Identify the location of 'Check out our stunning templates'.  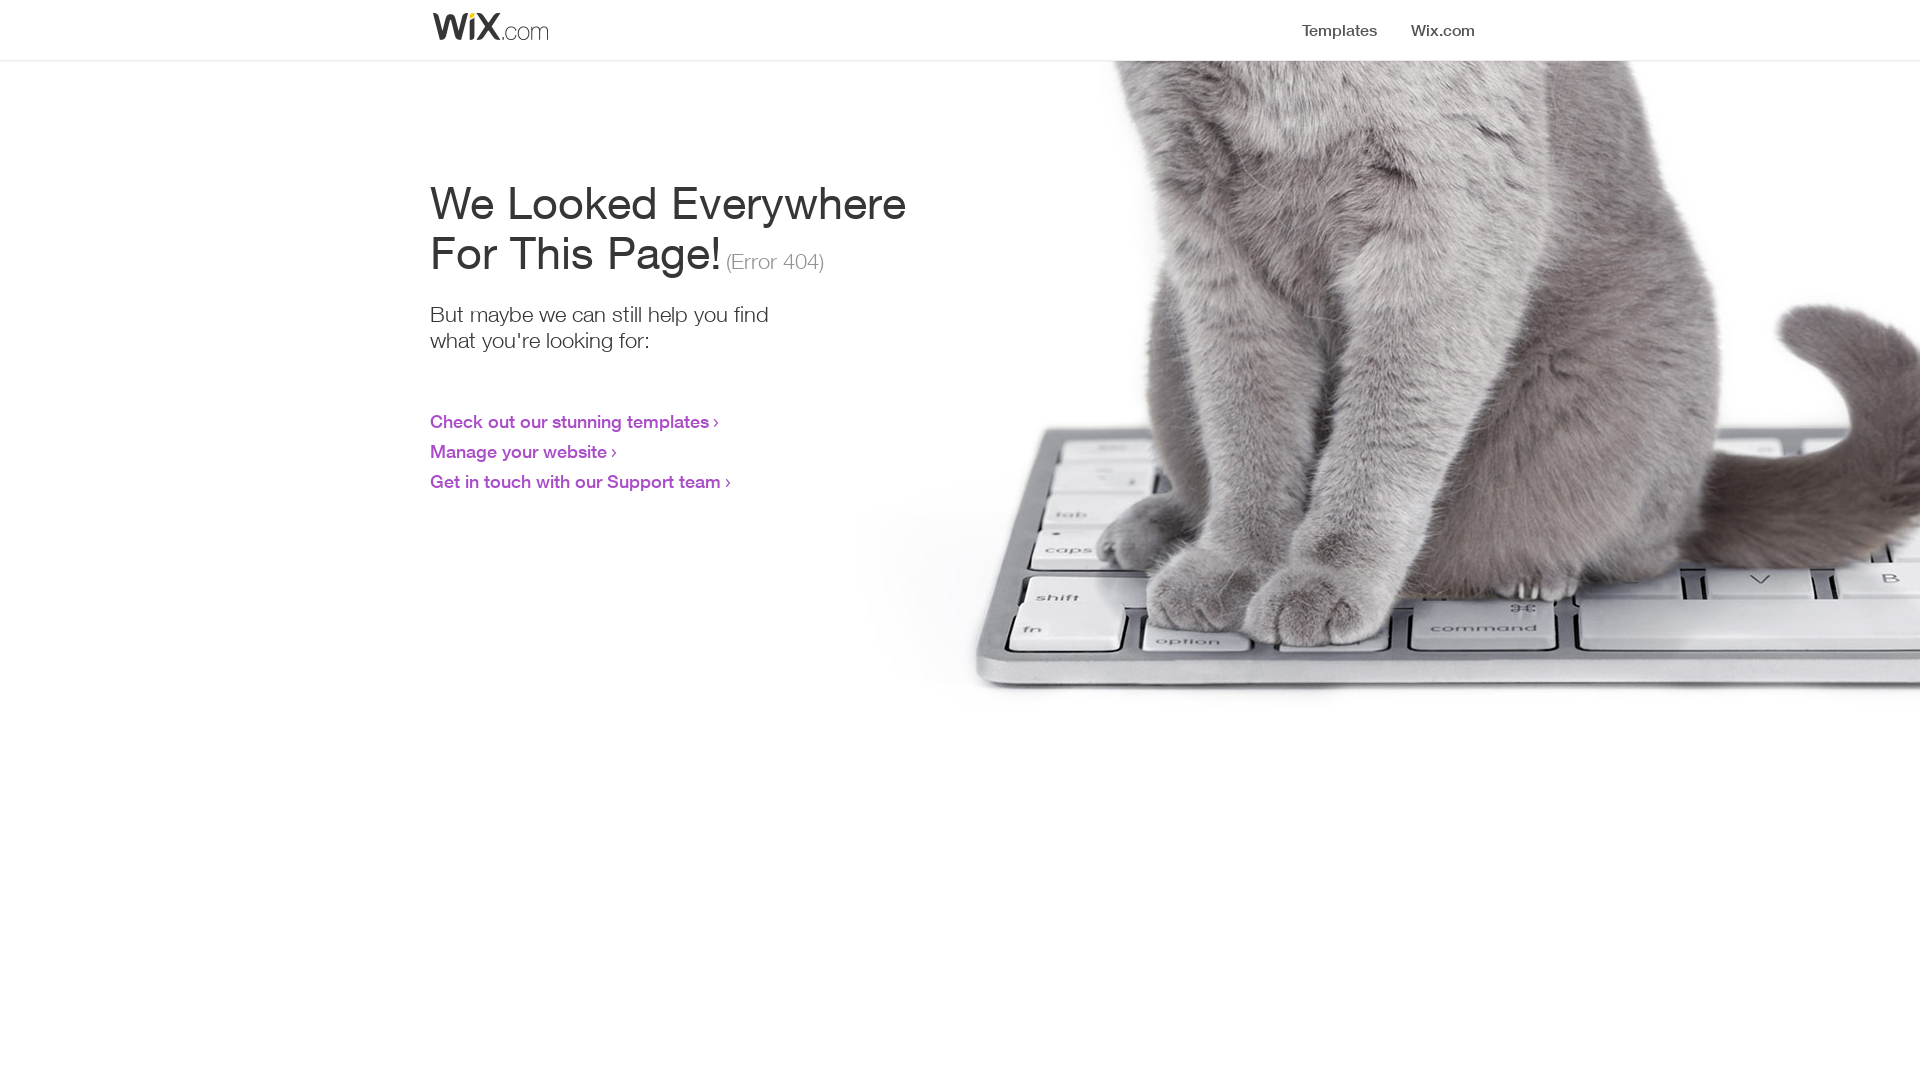
(568, 419).